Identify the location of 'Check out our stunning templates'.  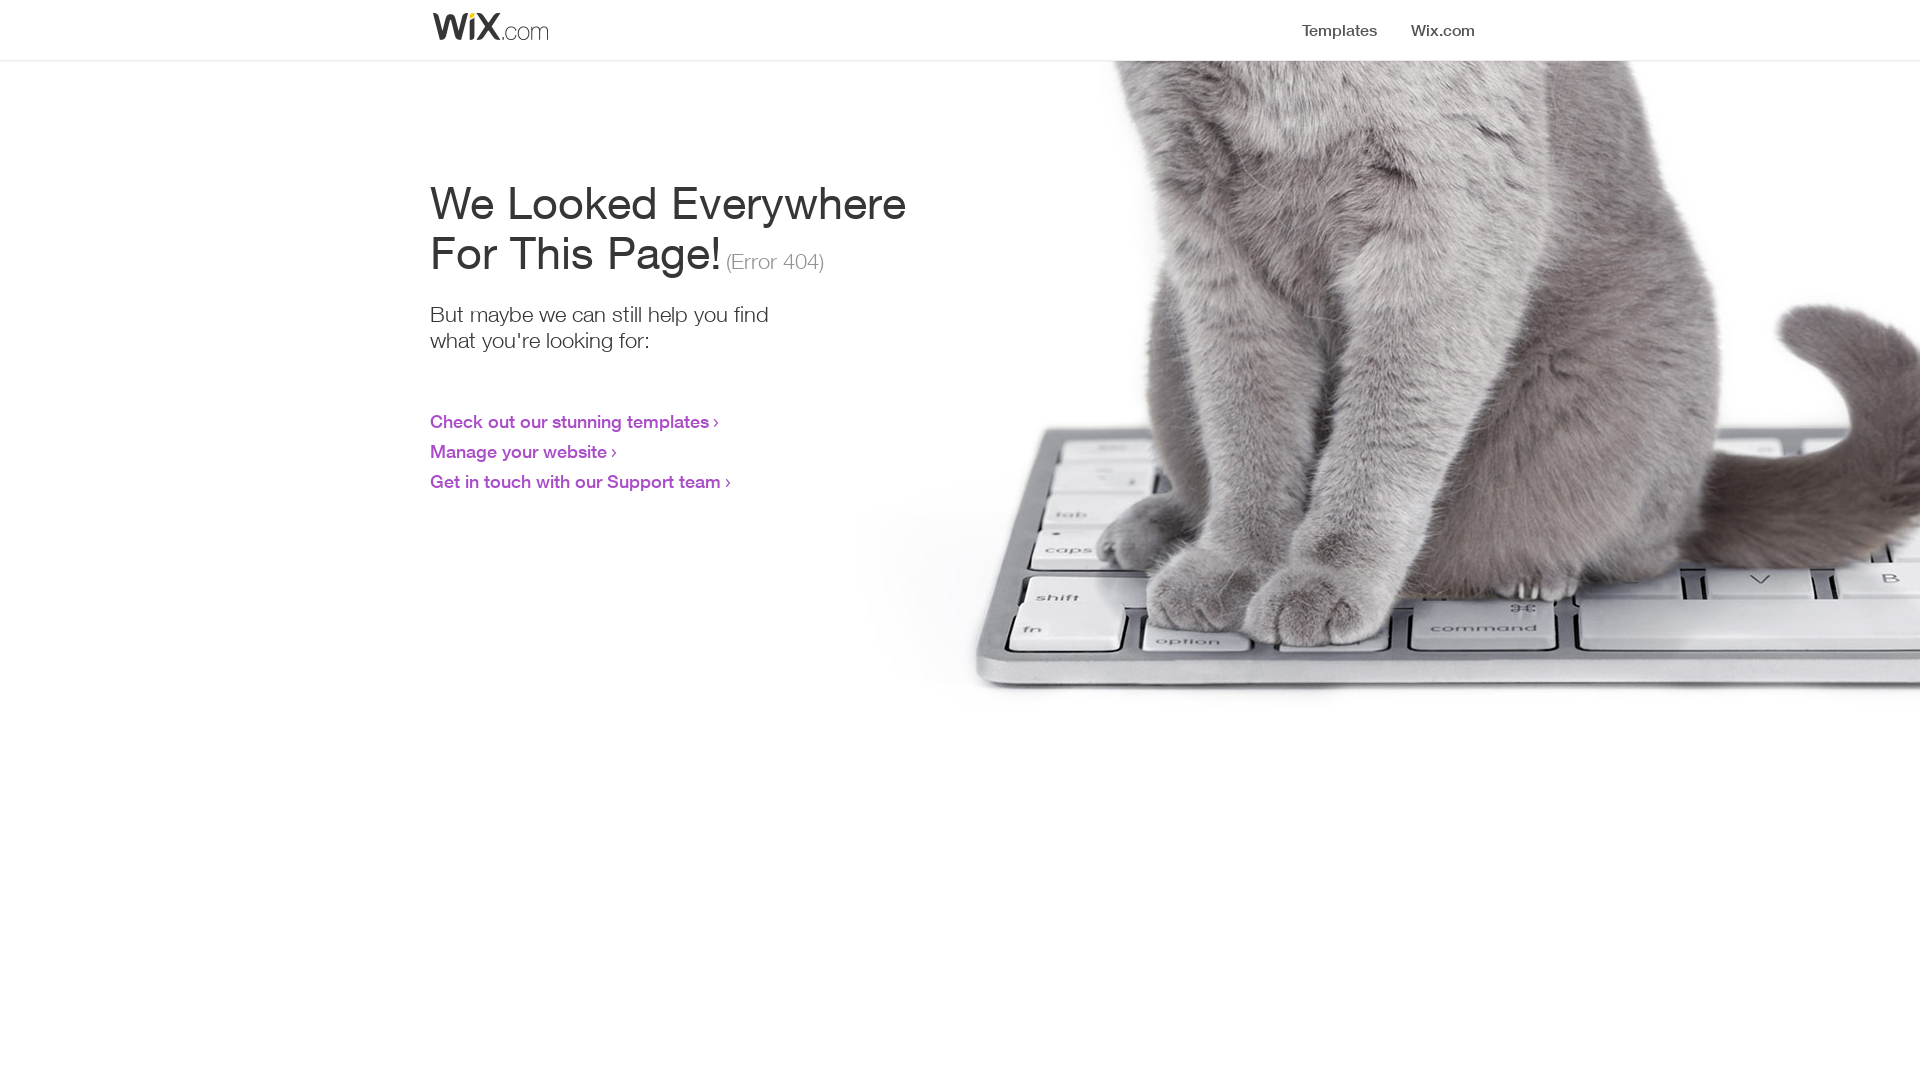
(568, 419).